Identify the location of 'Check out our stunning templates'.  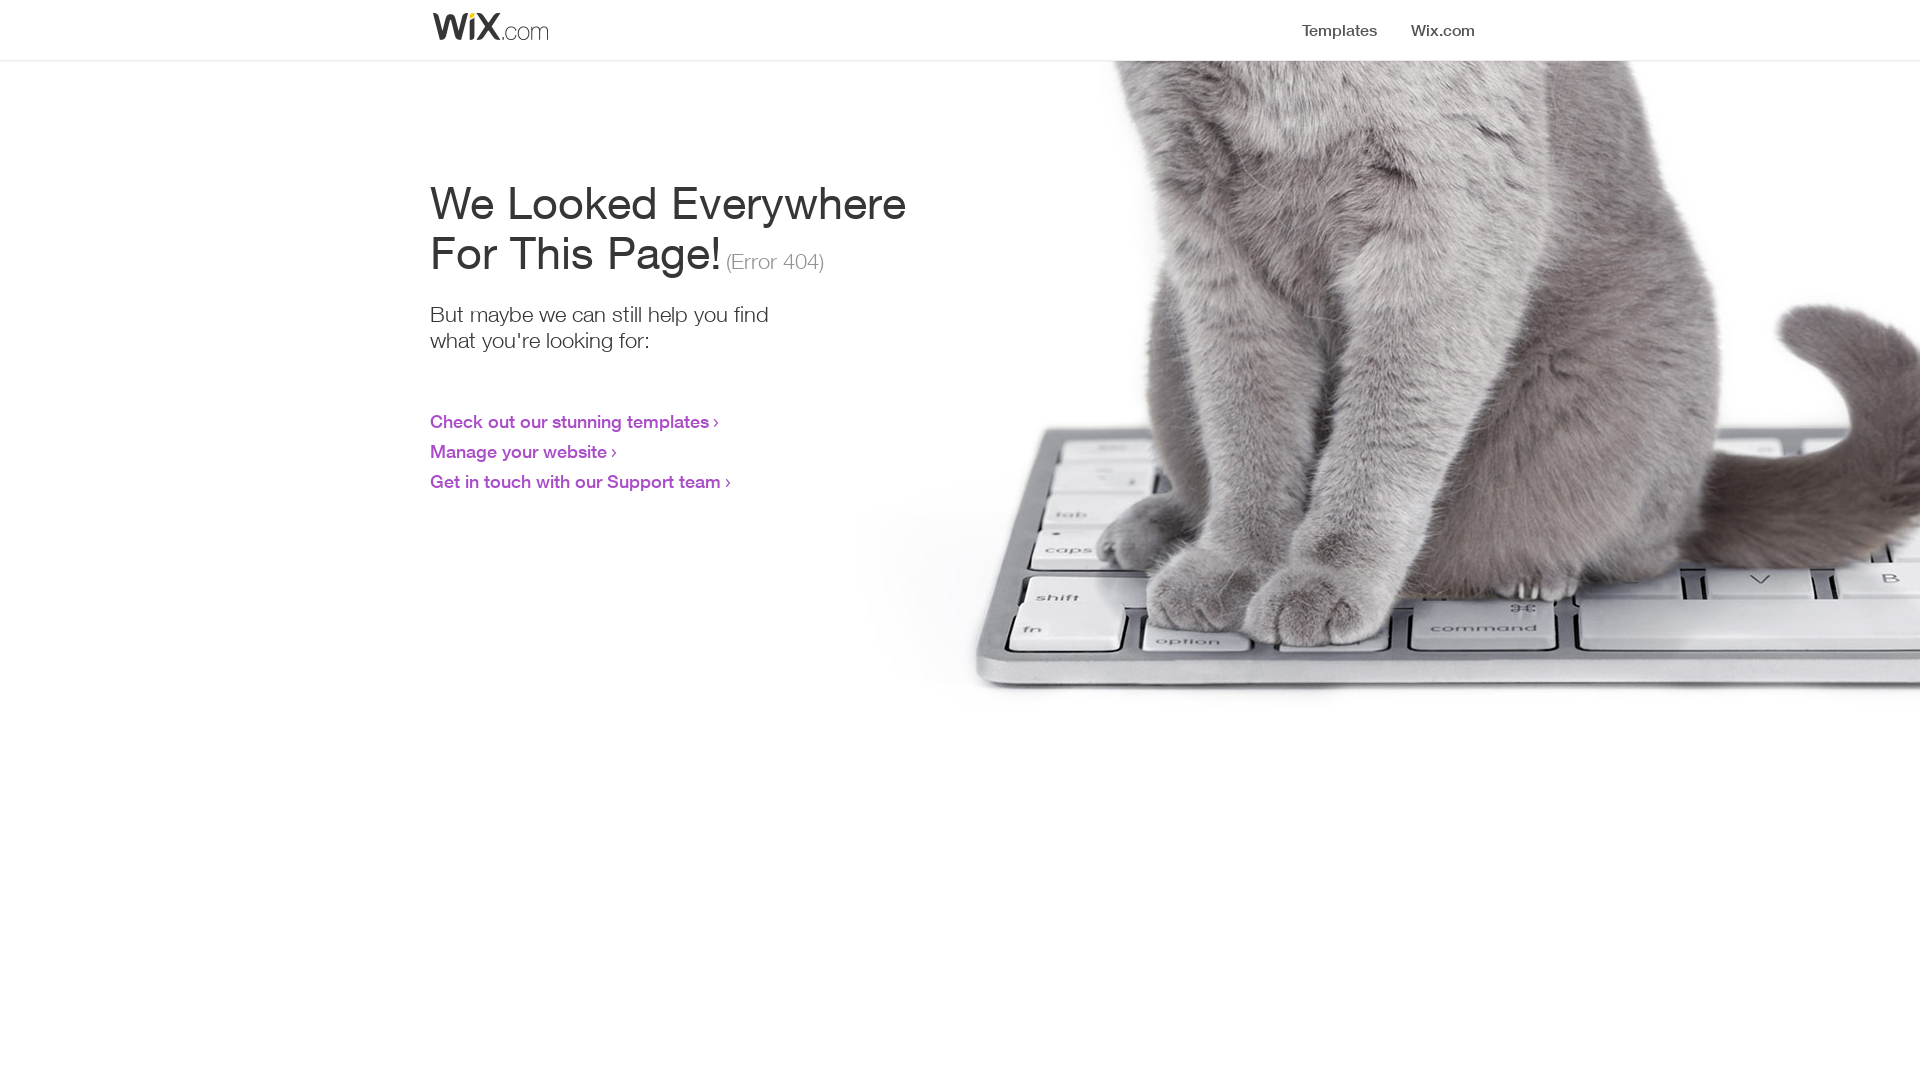
(568, 419).